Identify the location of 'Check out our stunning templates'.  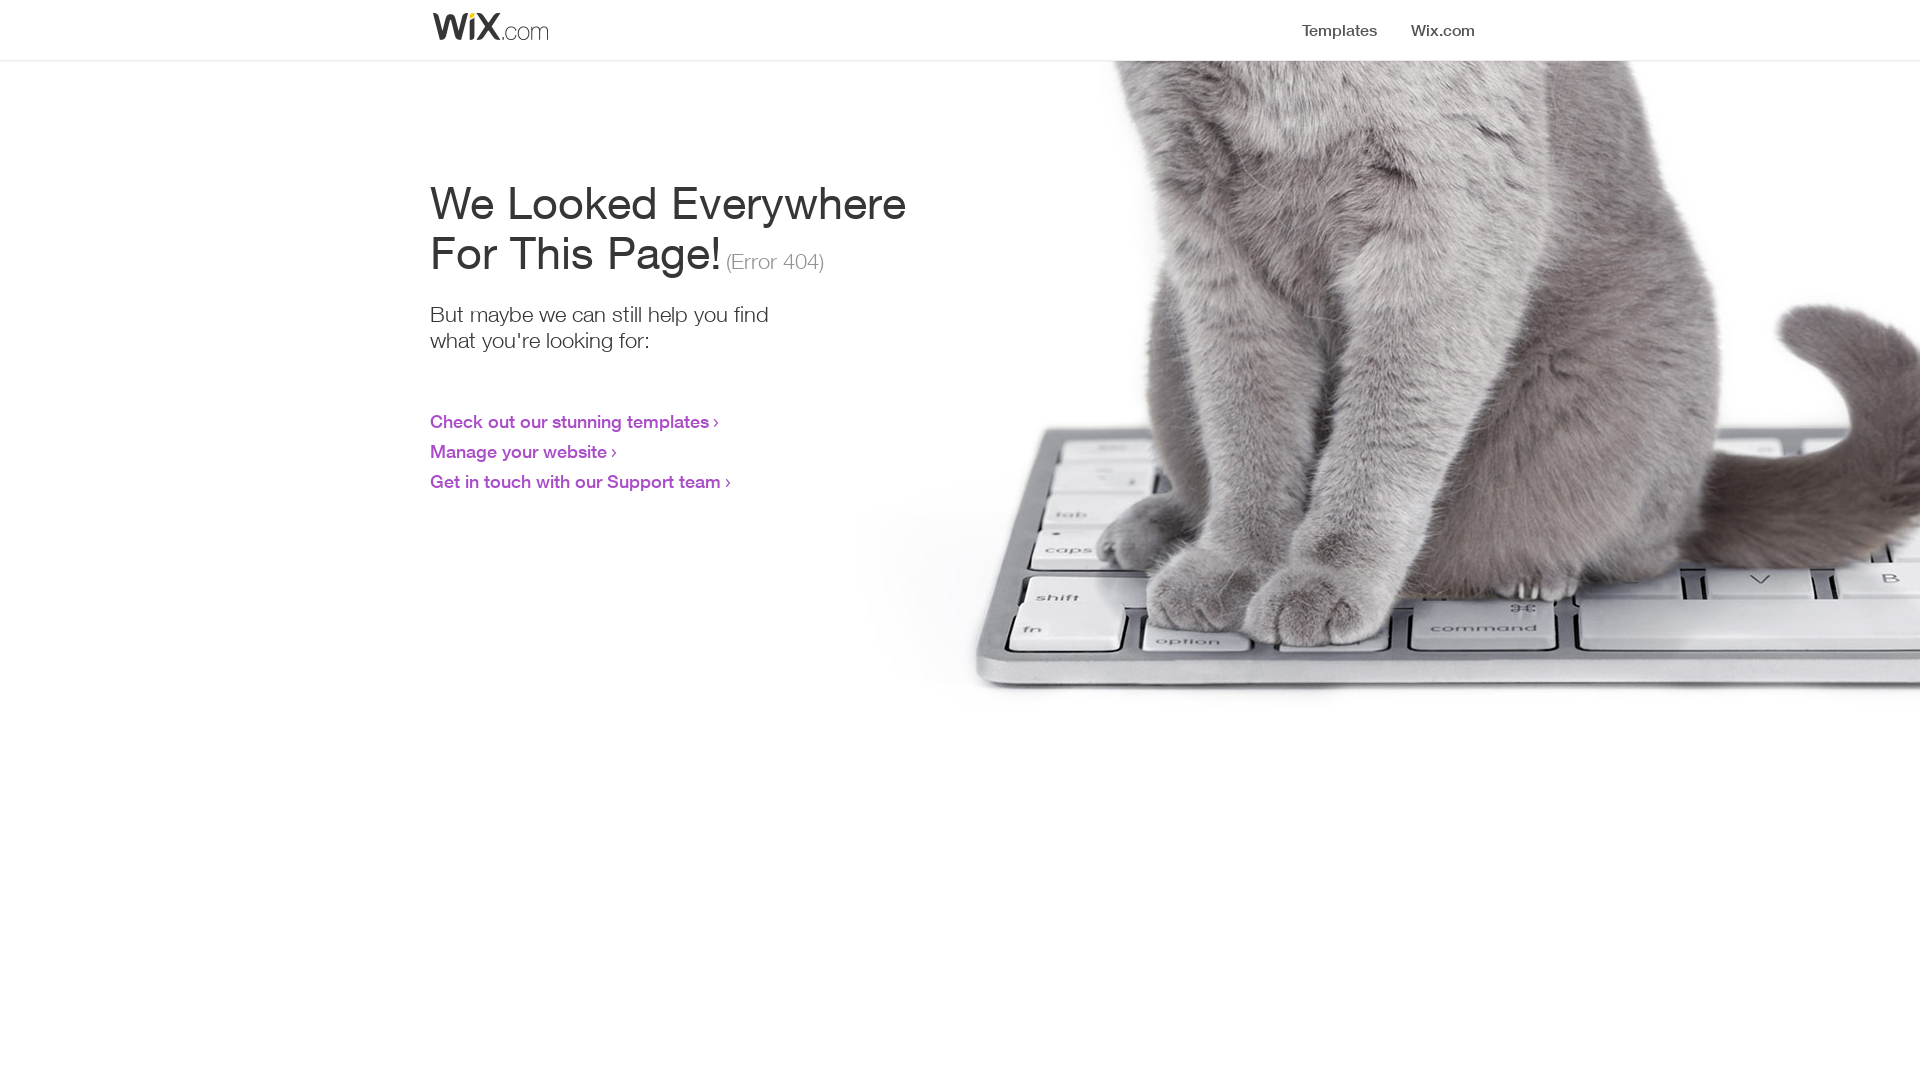
(568, 419).